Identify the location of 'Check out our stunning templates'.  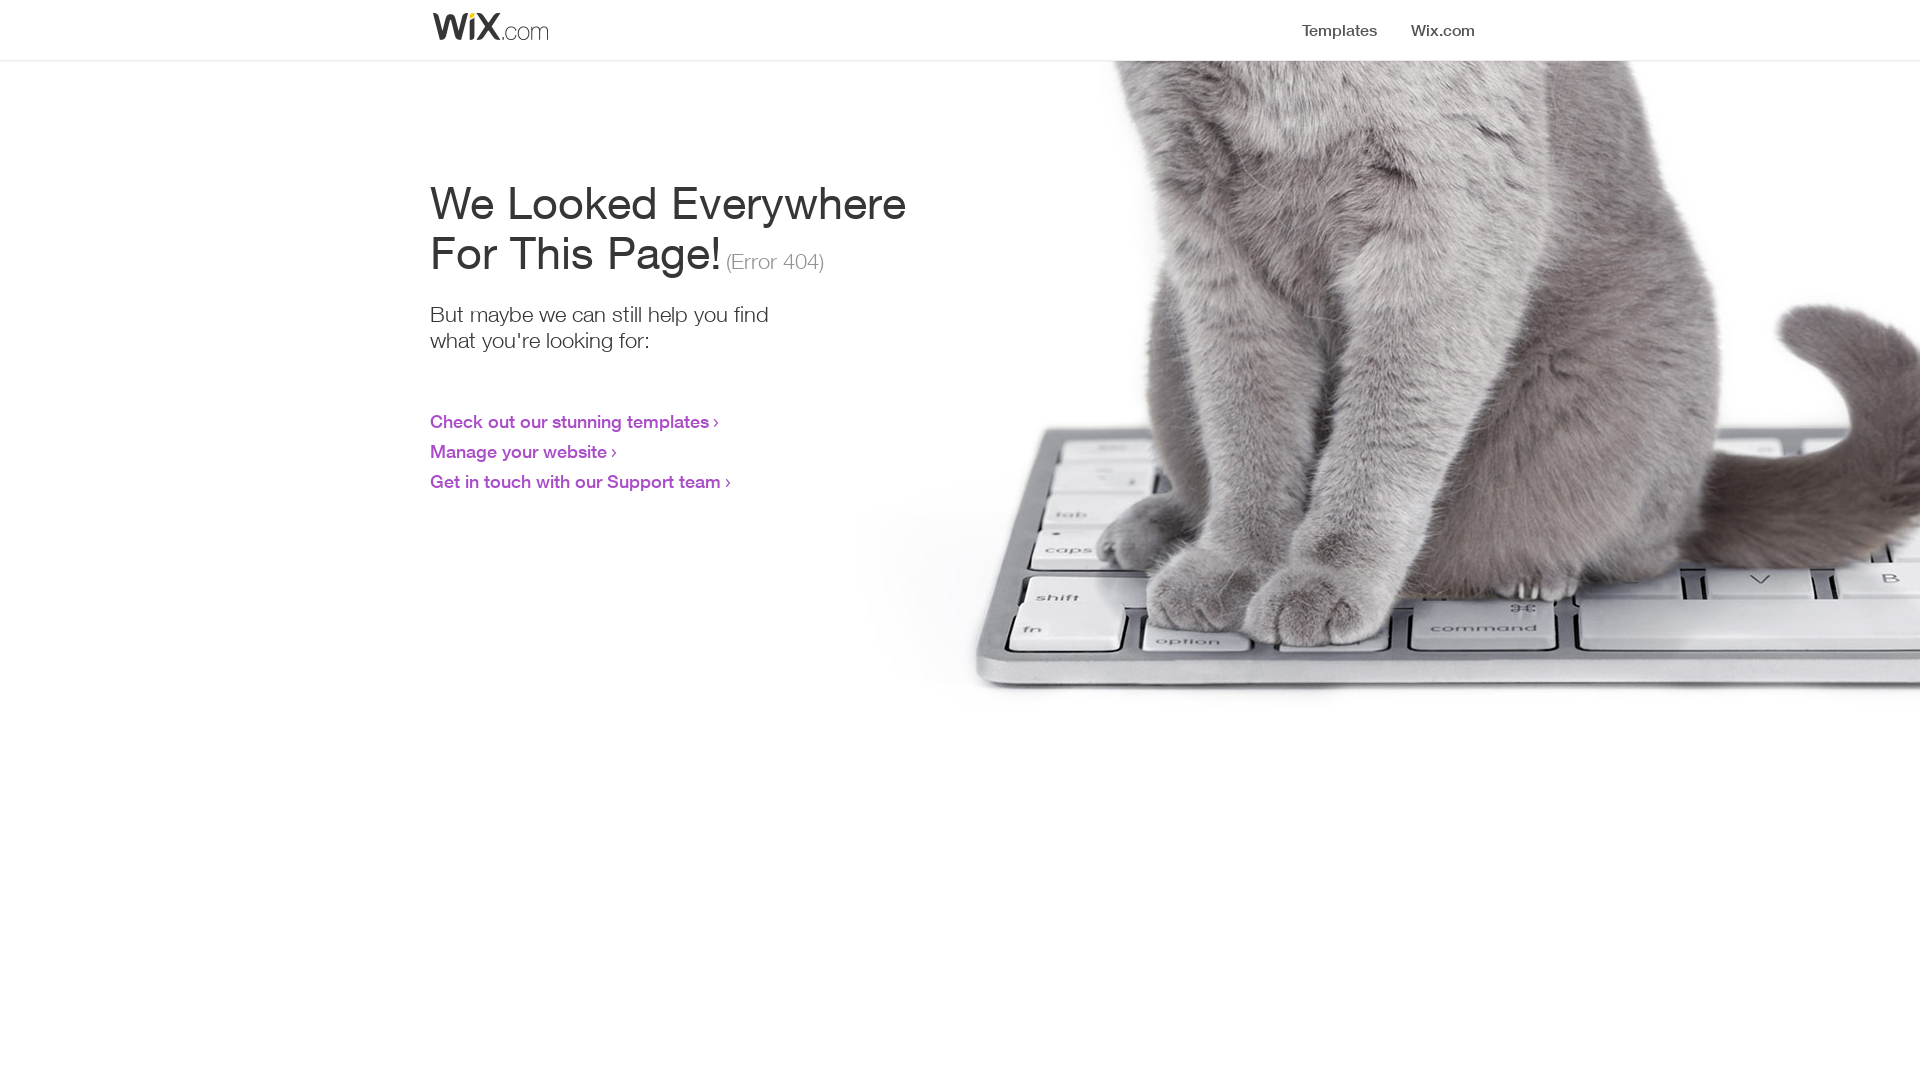
(568, 419).